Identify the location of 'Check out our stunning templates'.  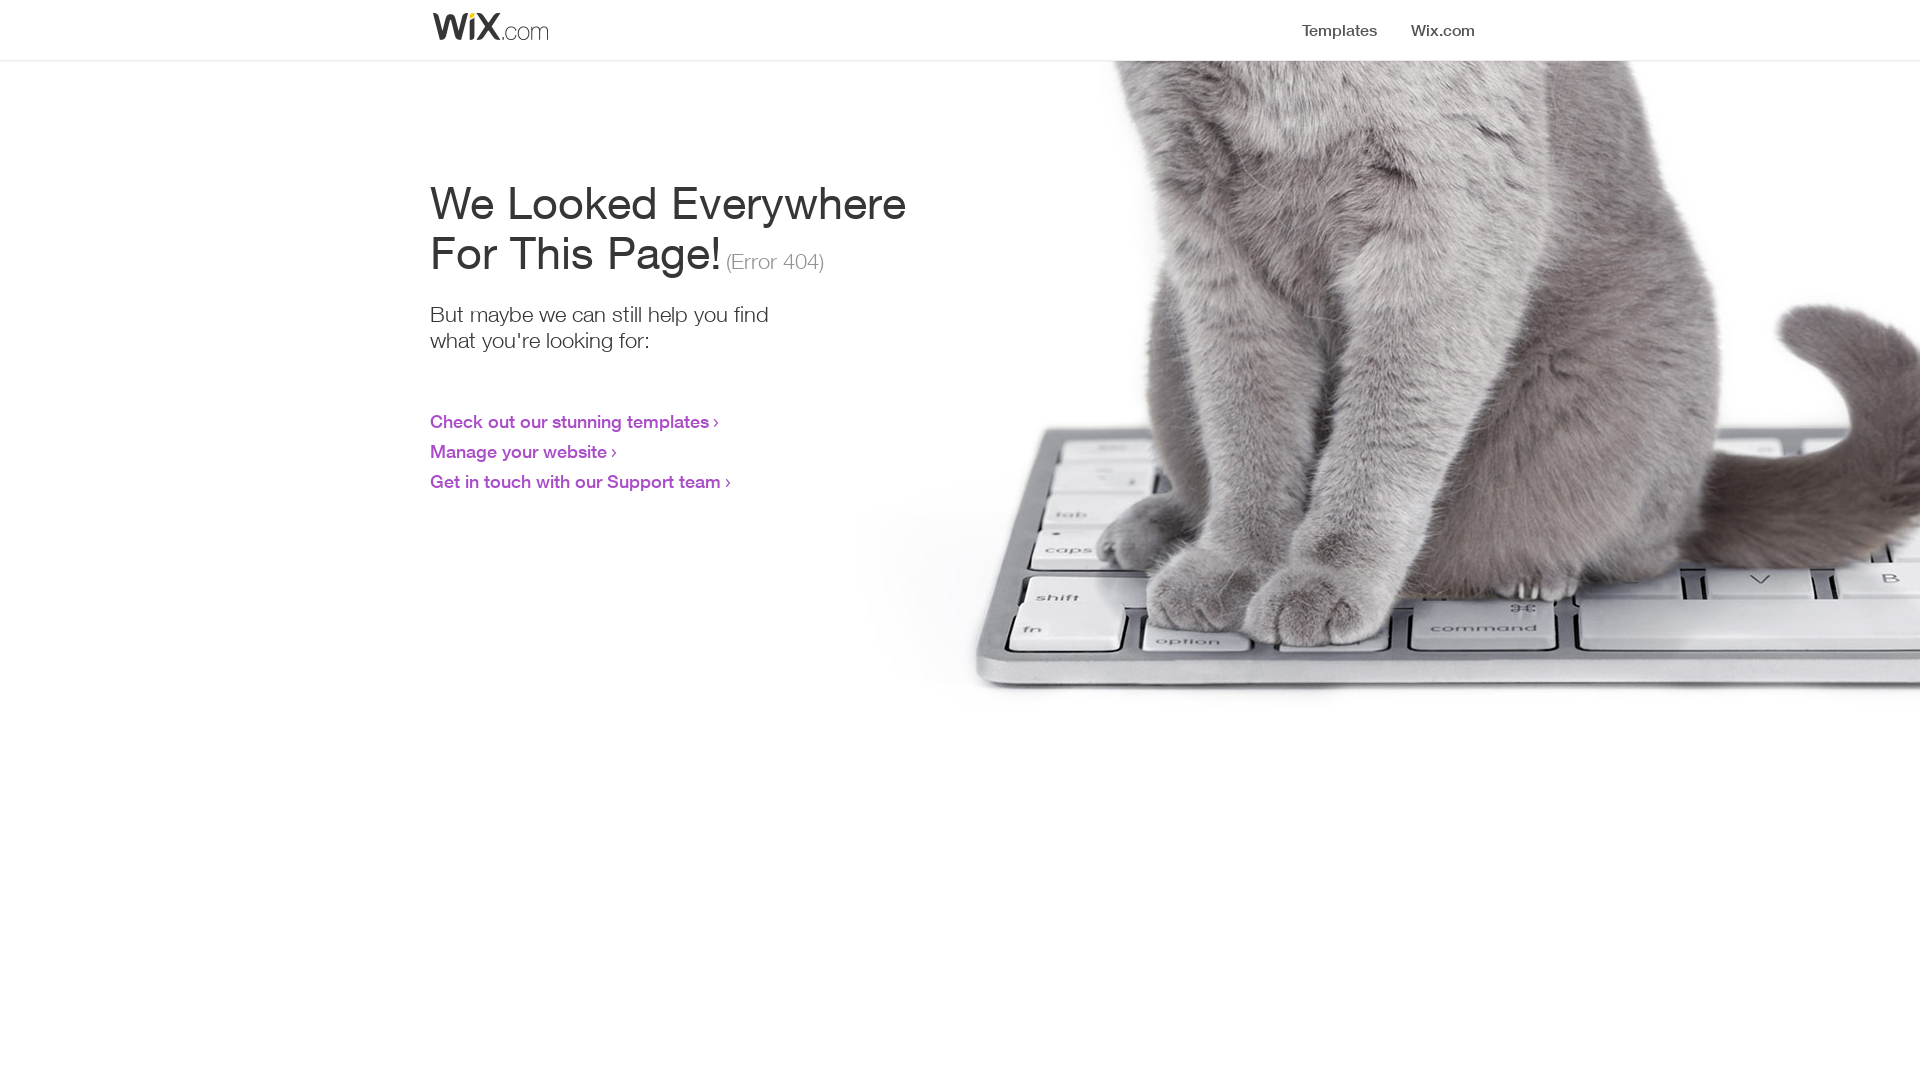
(568, 419).